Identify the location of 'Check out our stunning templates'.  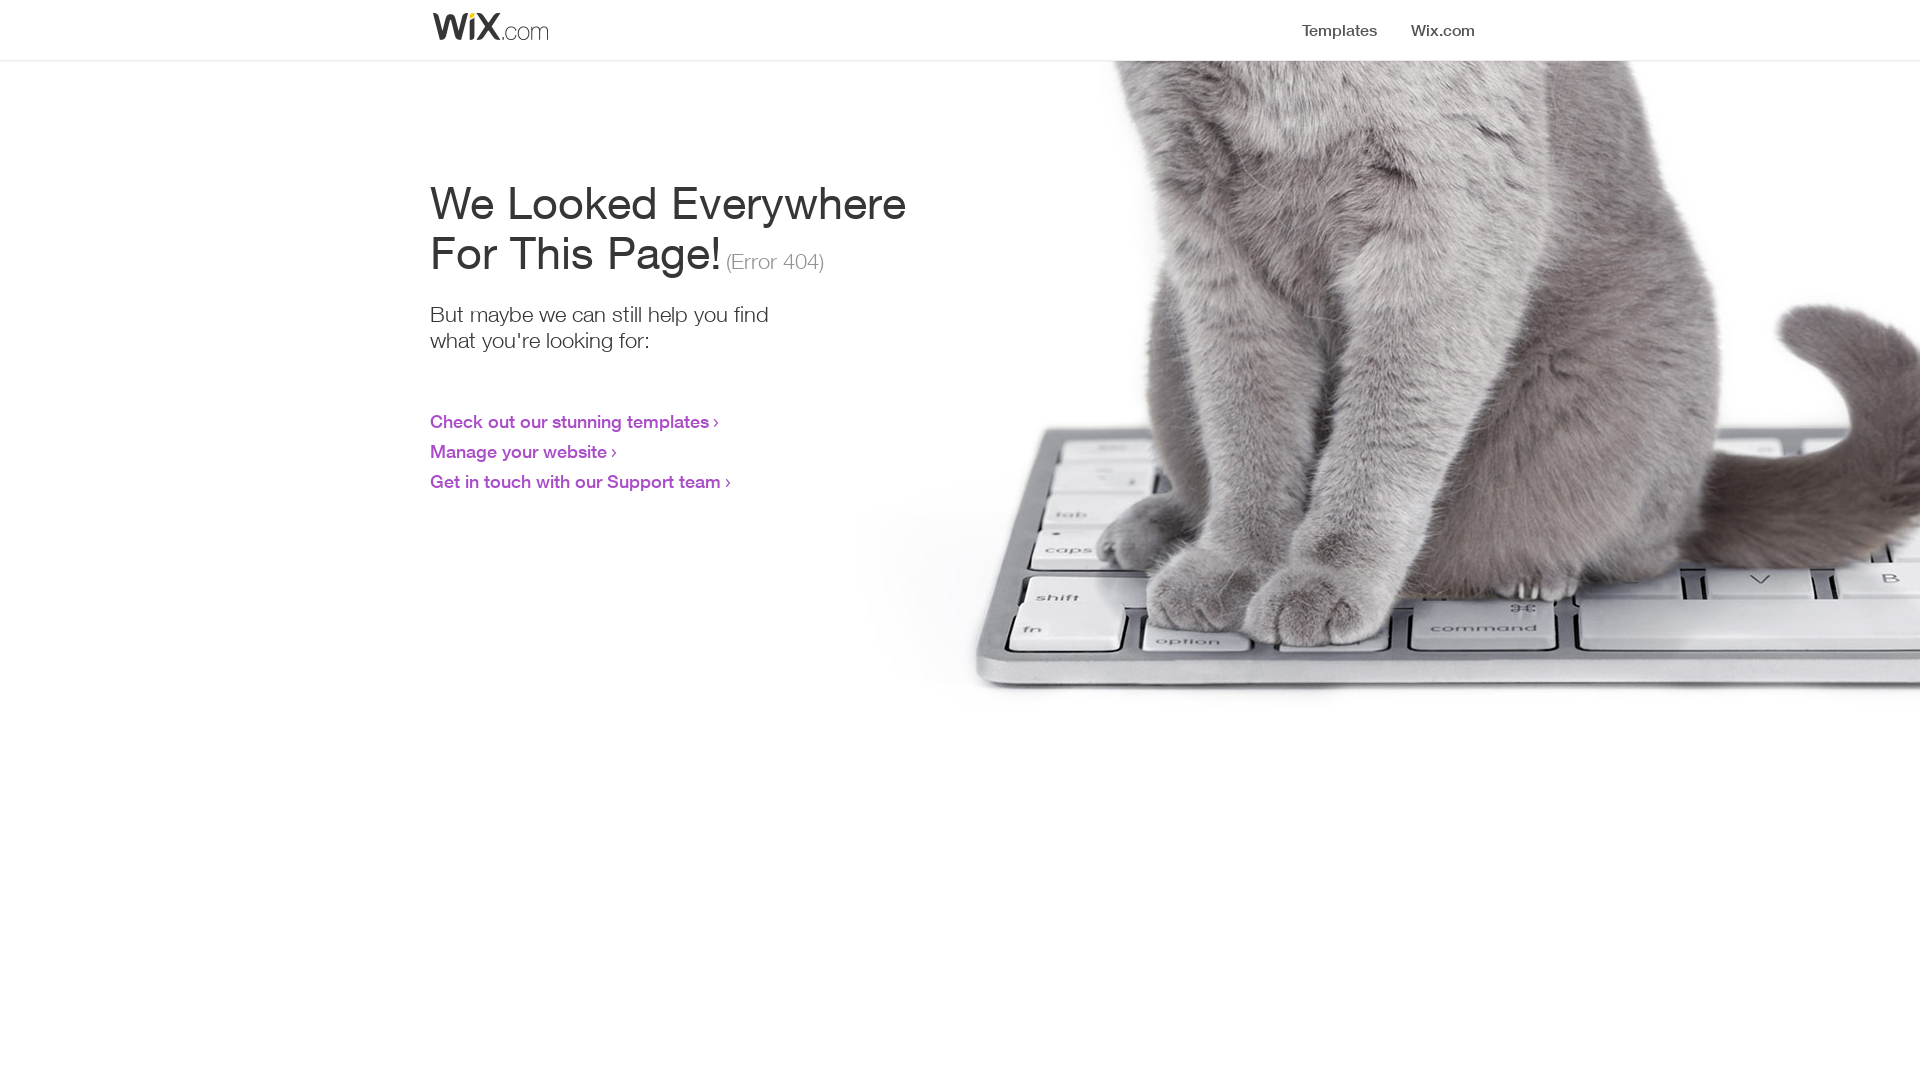
(568, 419).